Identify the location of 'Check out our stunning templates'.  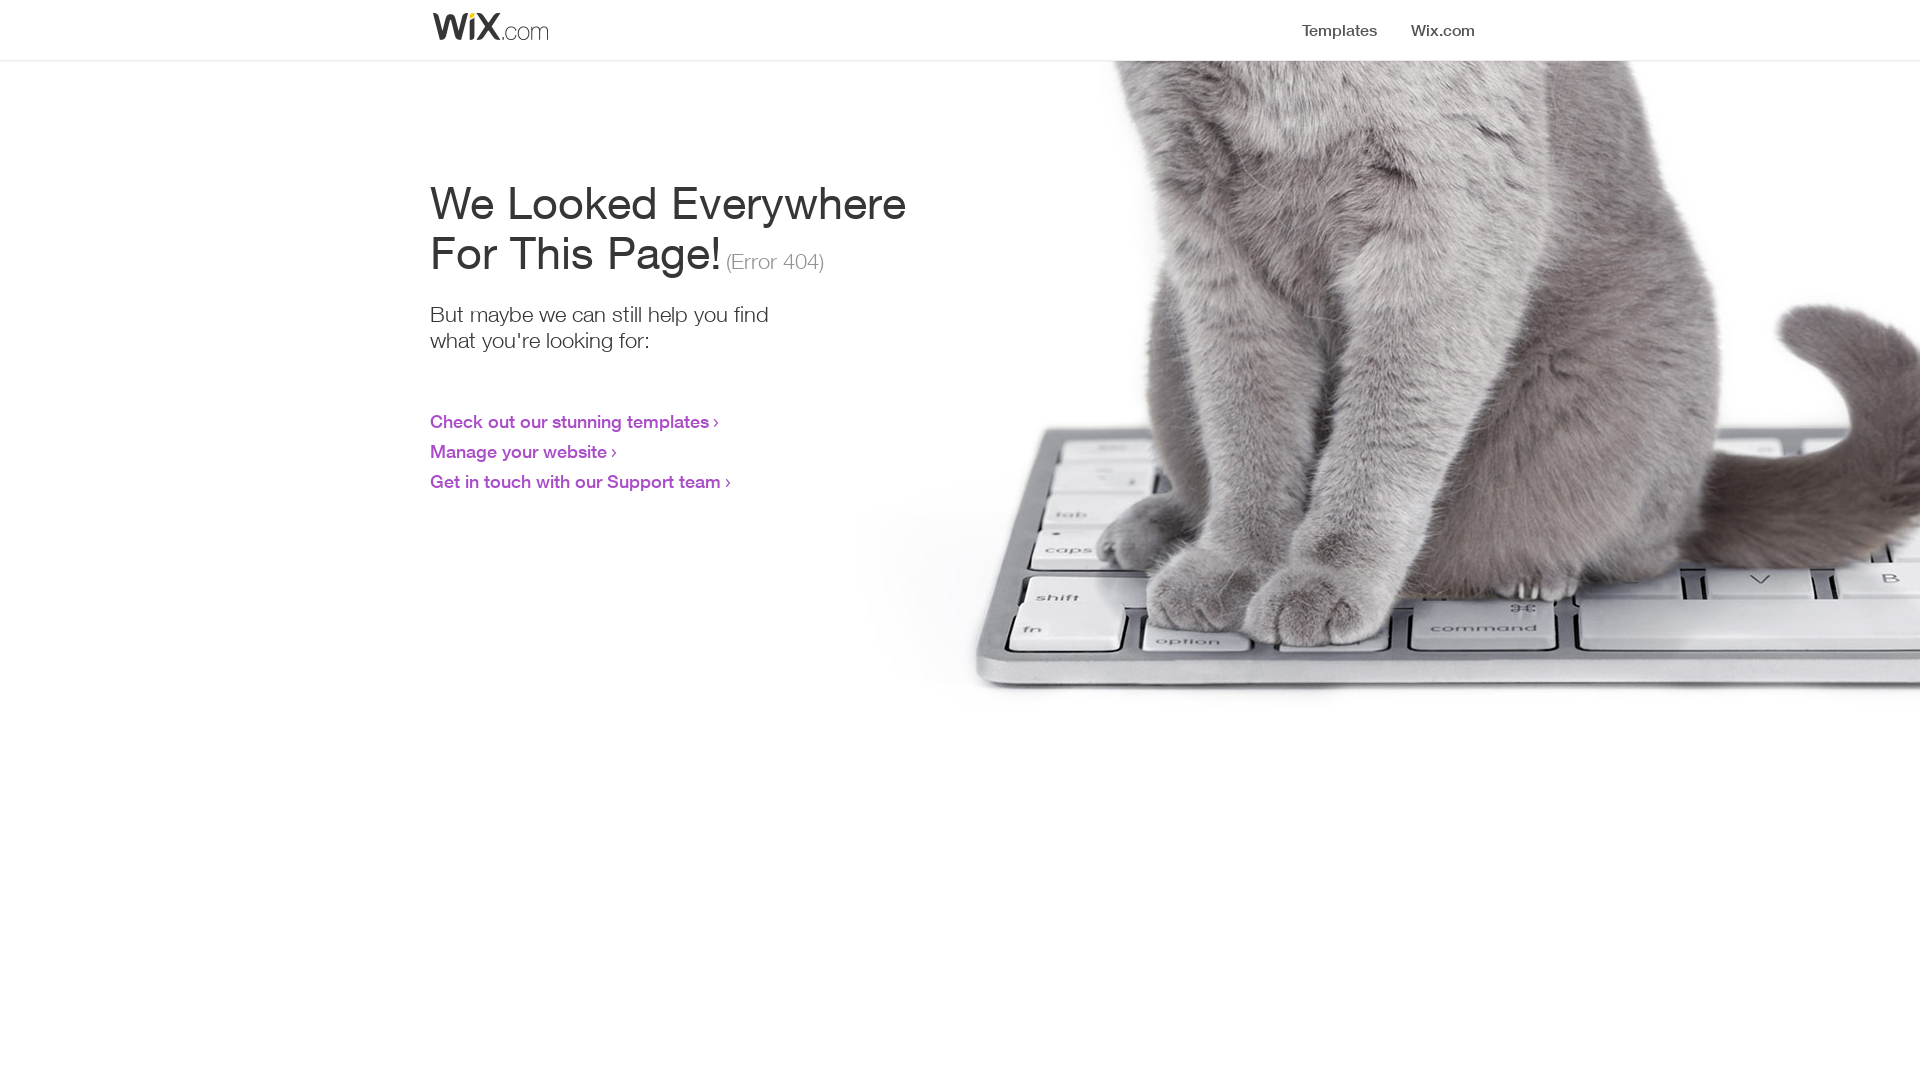
(568, 419).